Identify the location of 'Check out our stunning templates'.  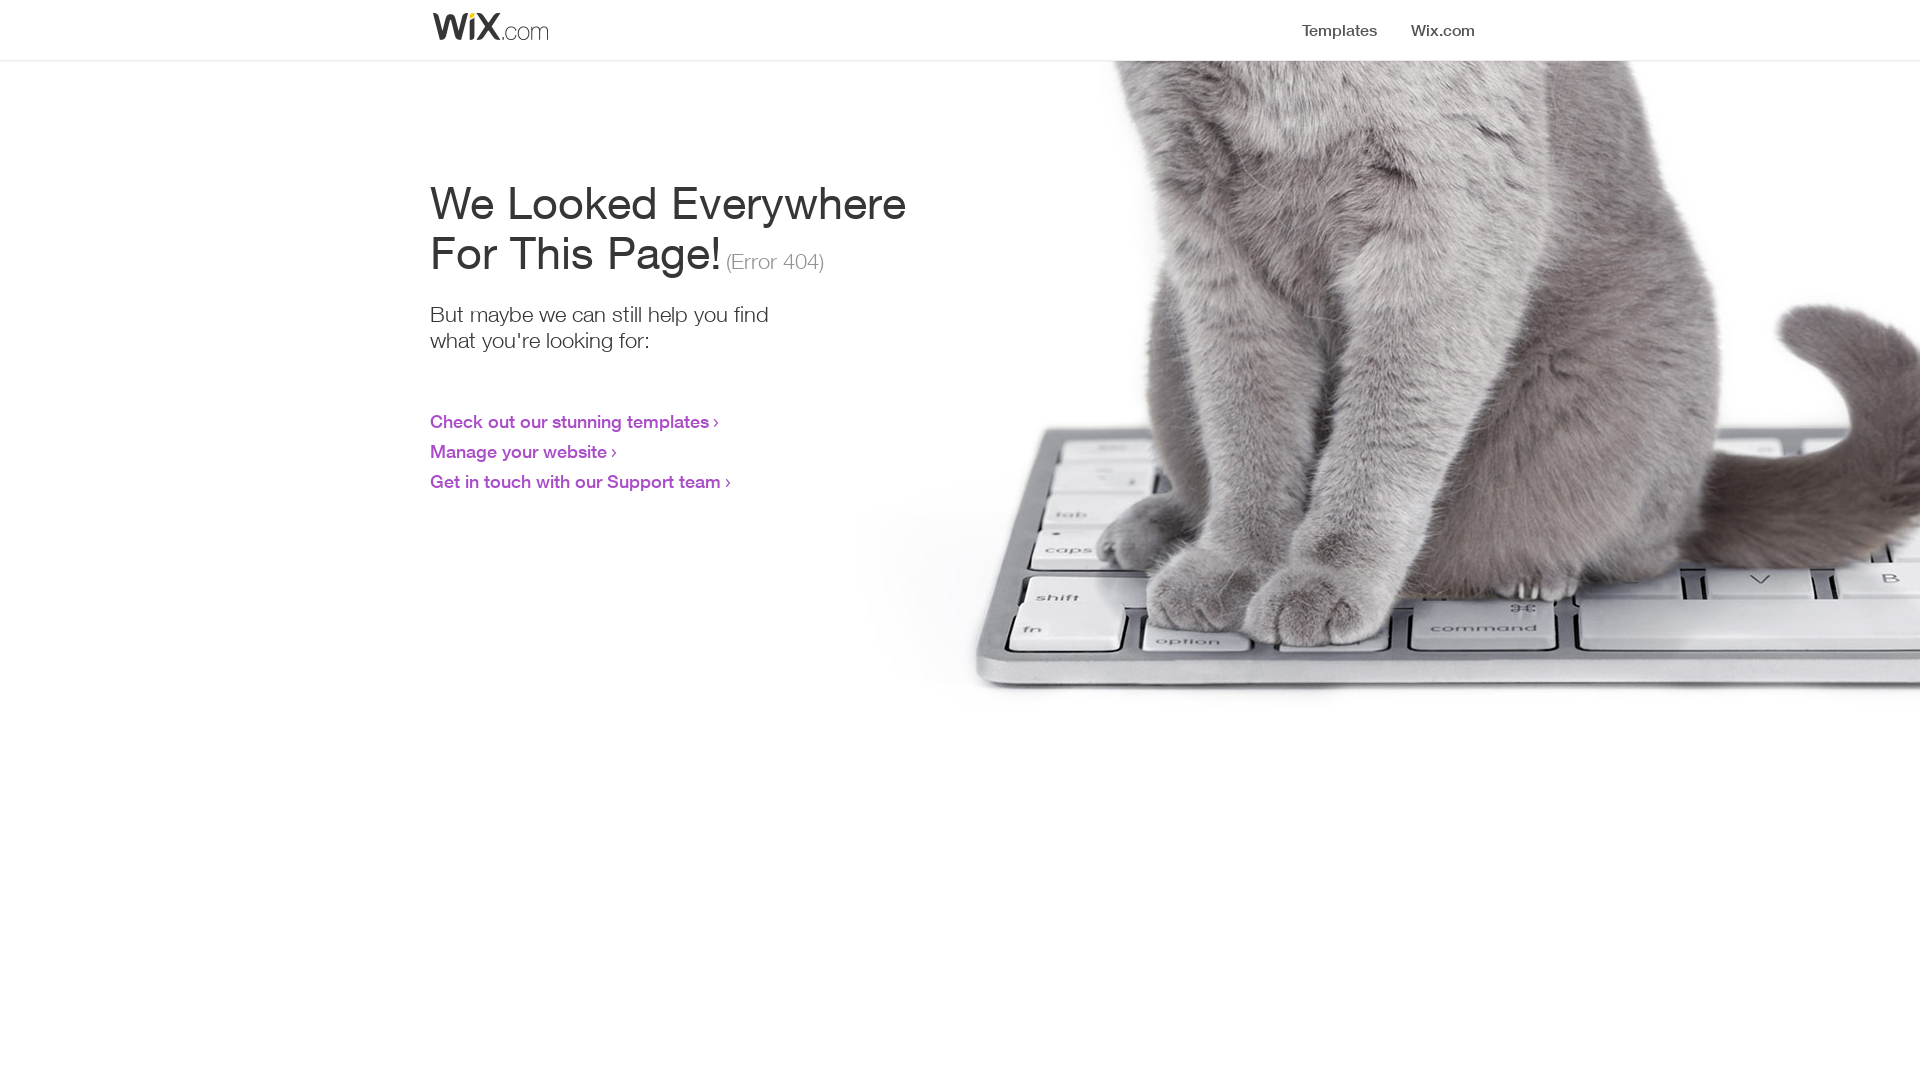
(568, 419).